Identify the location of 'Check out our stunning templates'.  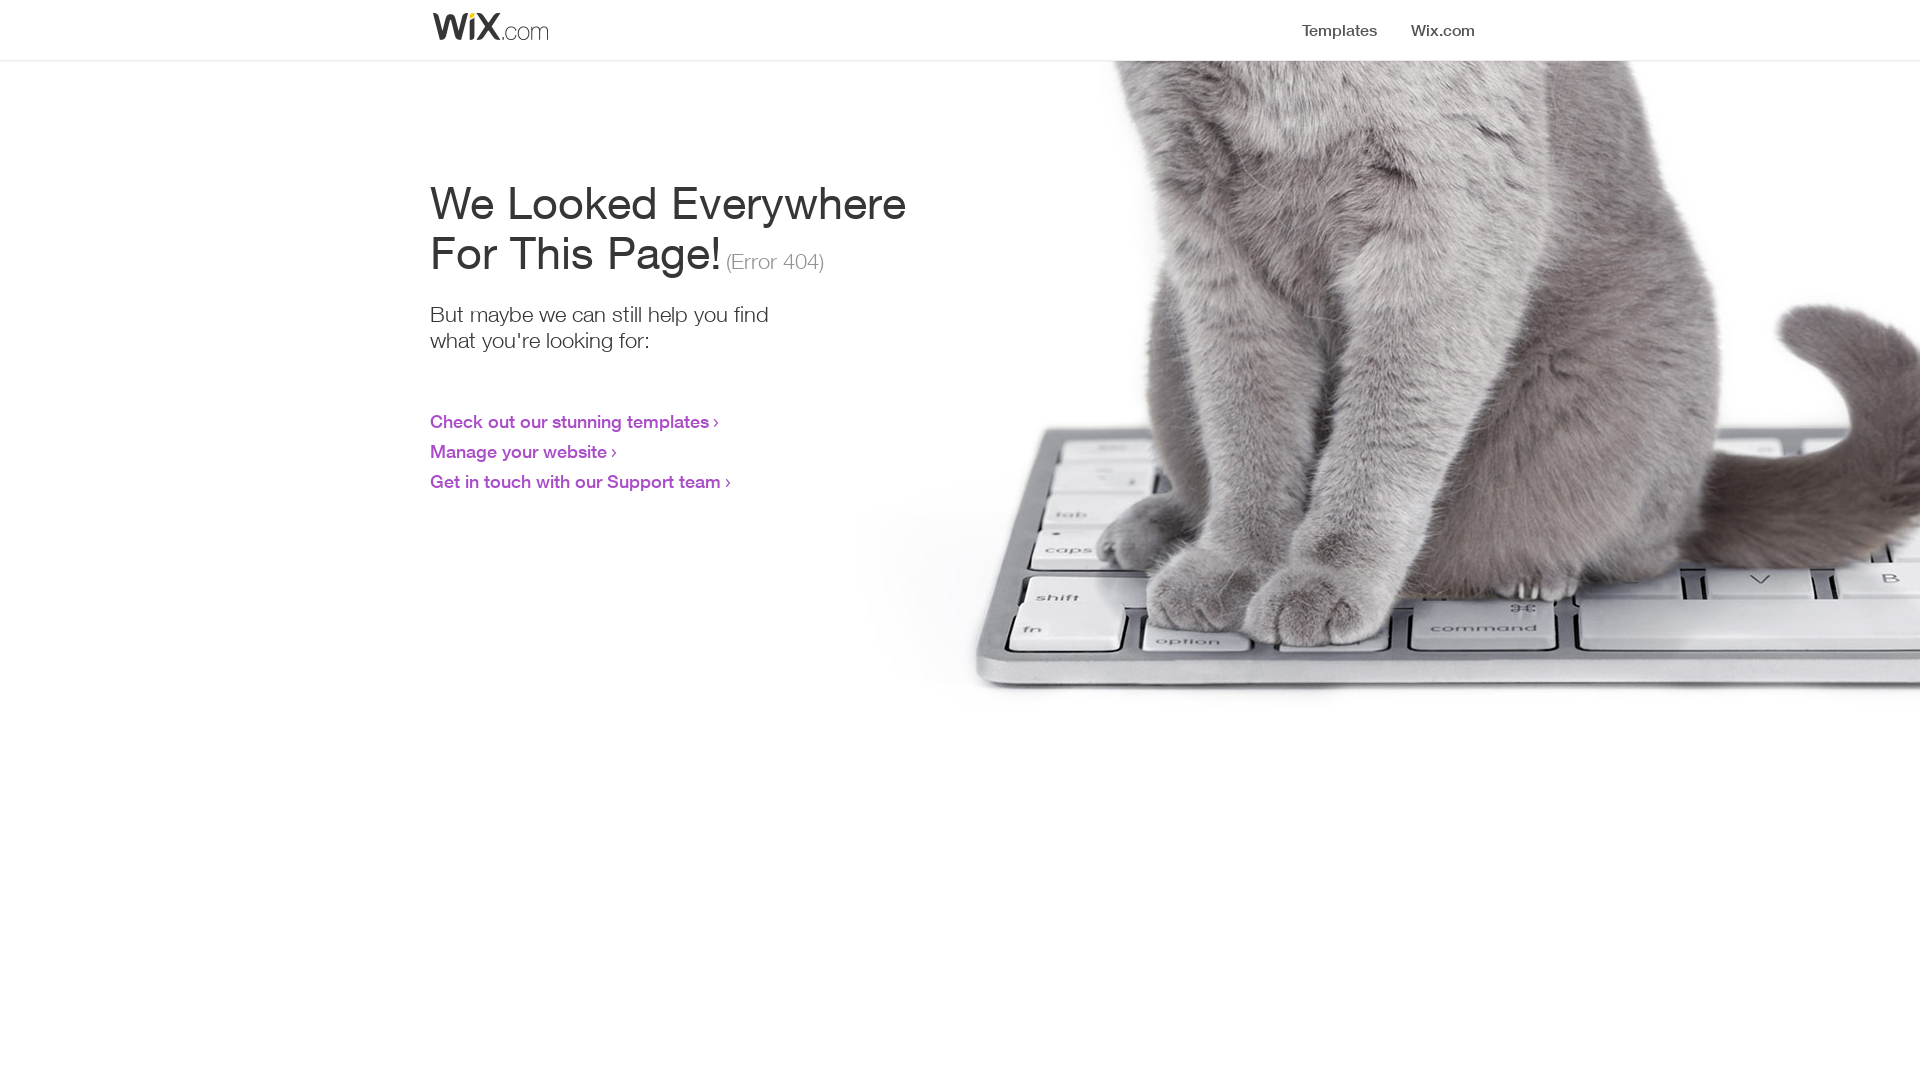
(568, 419).